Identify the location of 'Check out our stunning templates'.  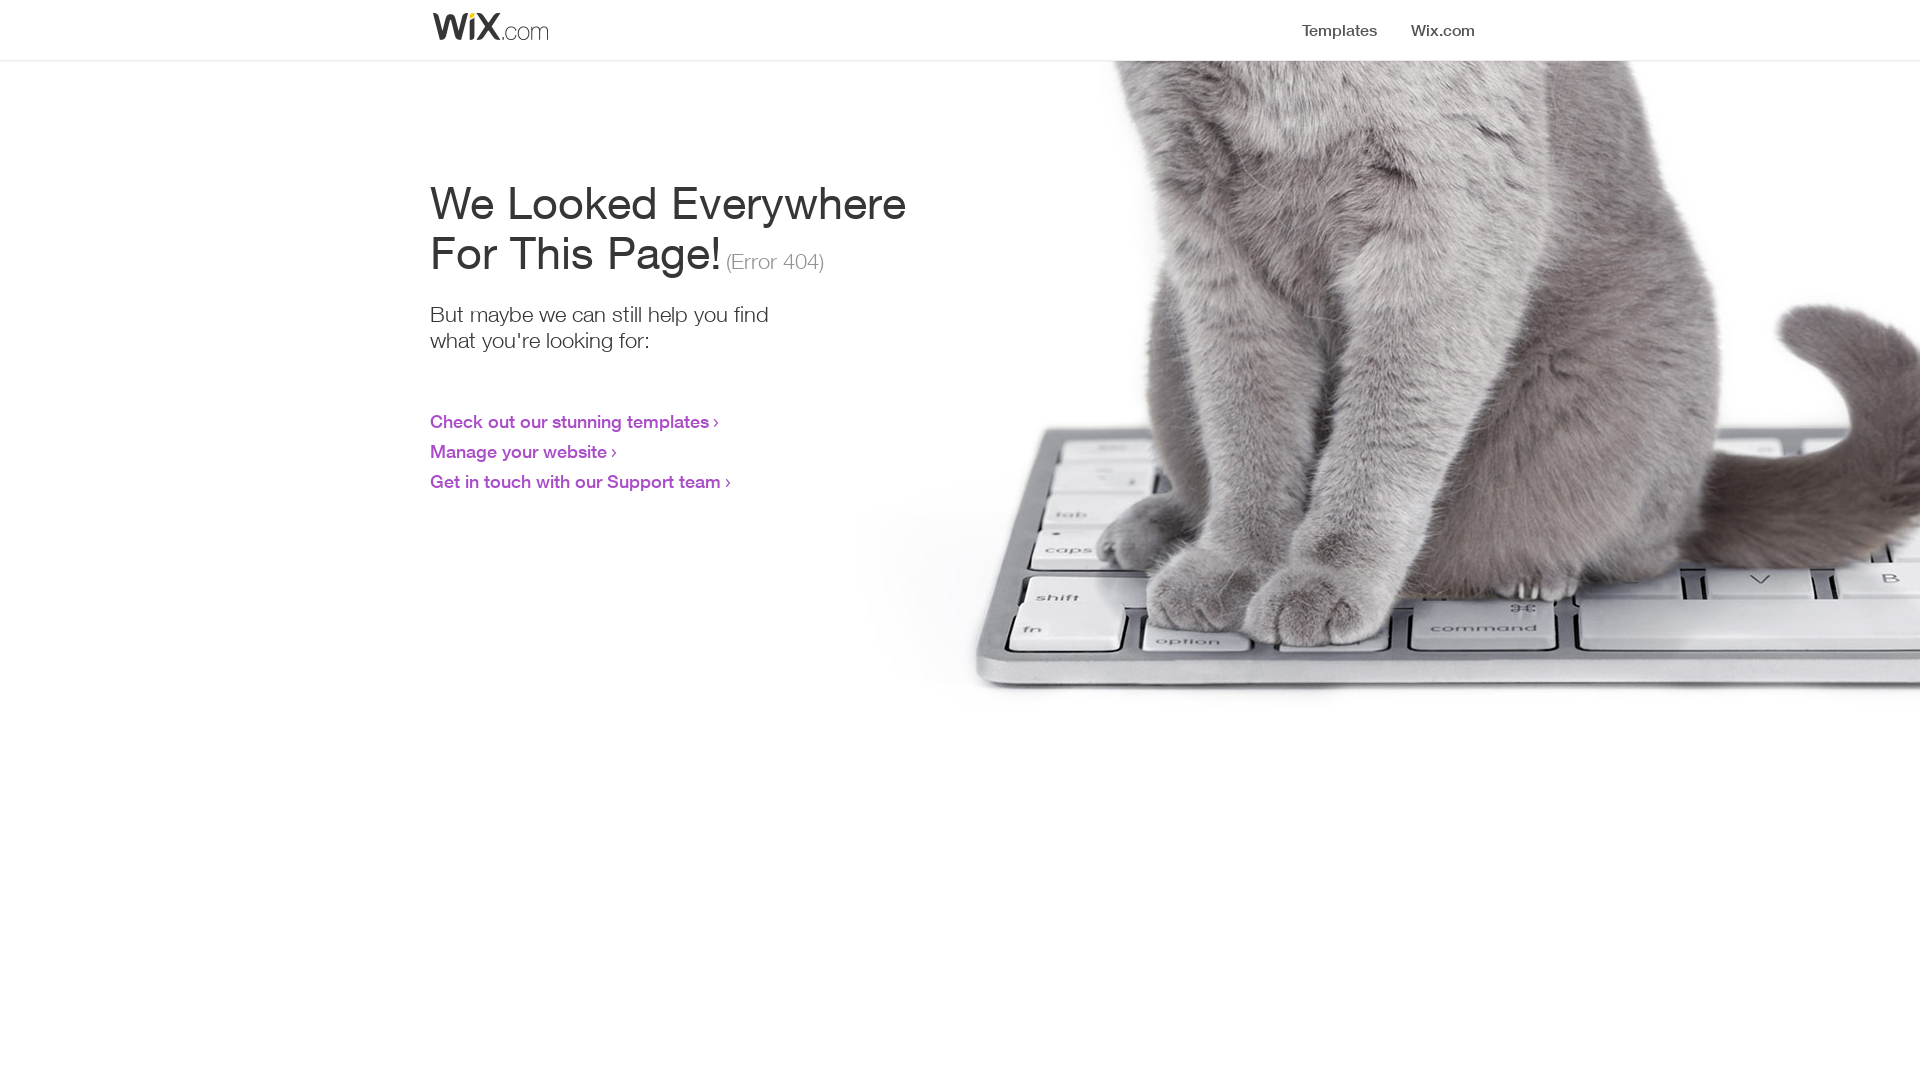
(568, 419).